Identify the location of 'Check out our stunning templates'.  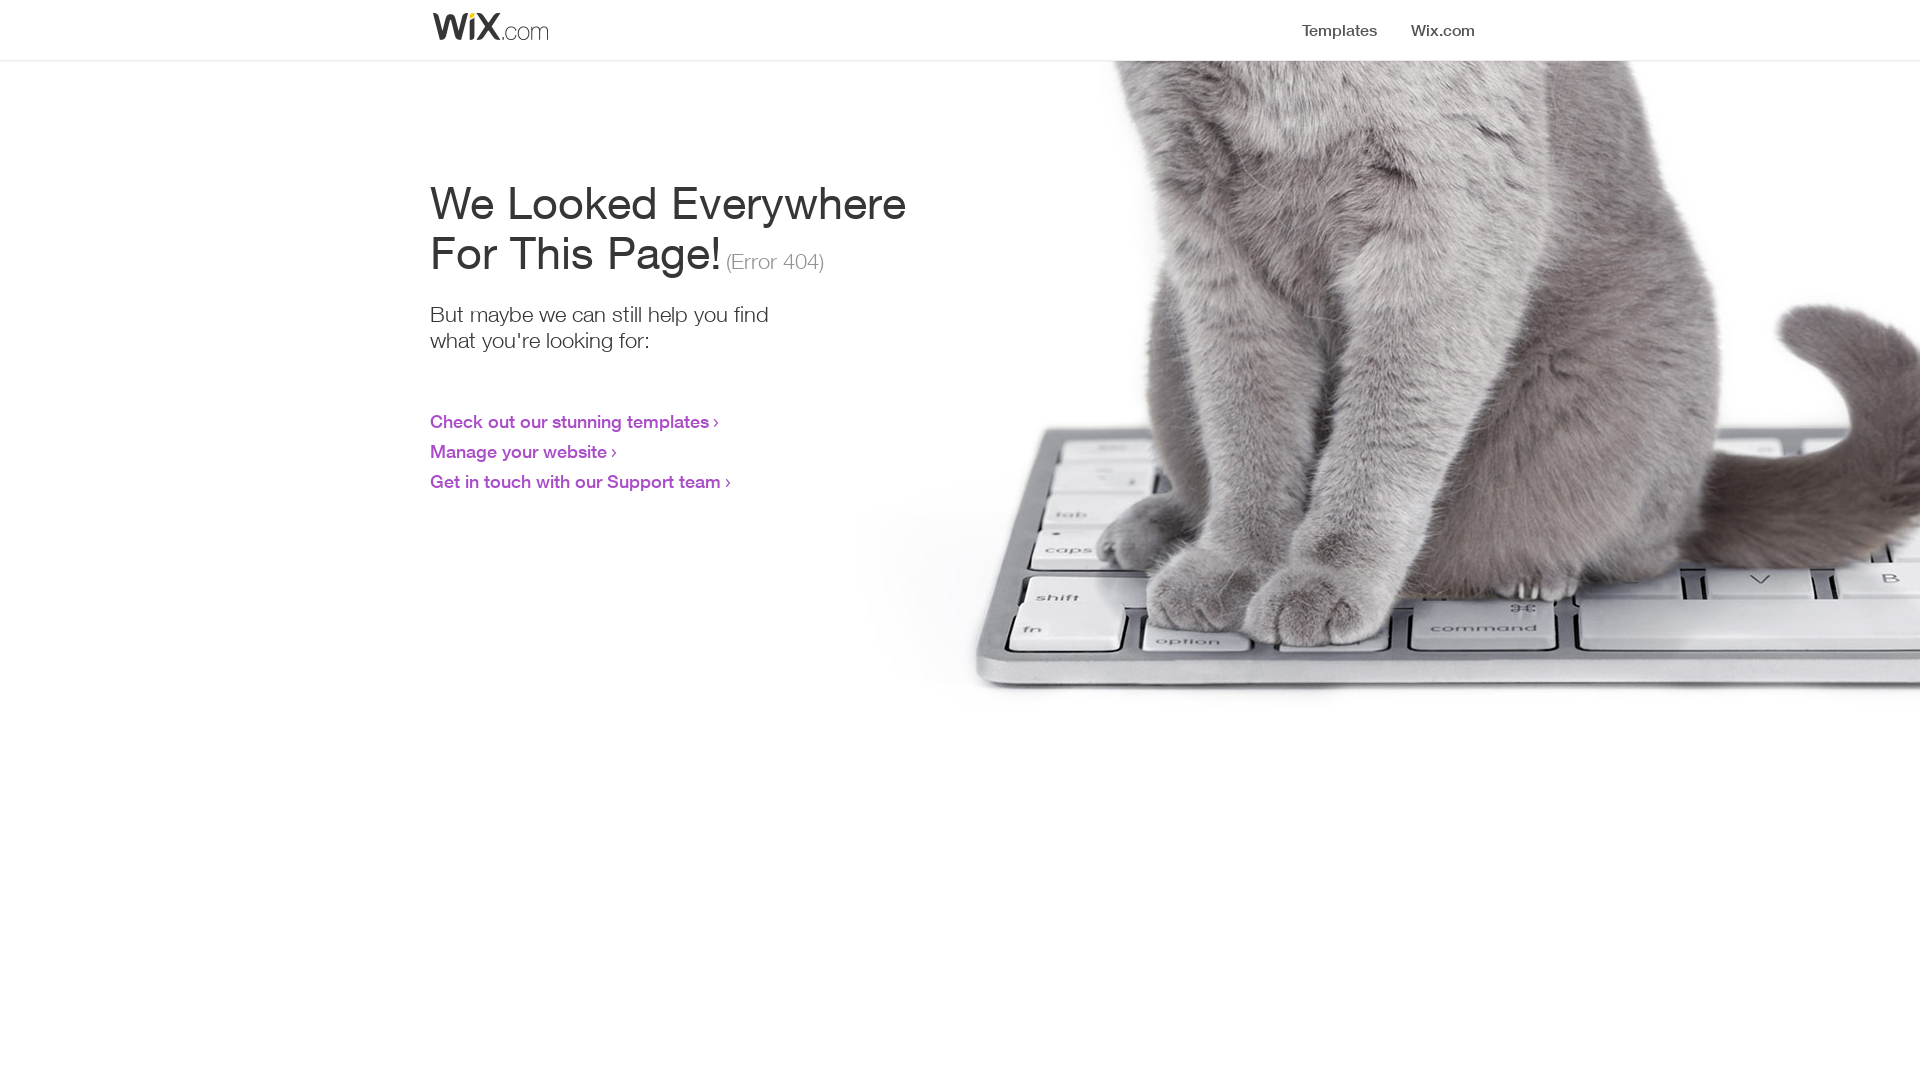
(568, 419).